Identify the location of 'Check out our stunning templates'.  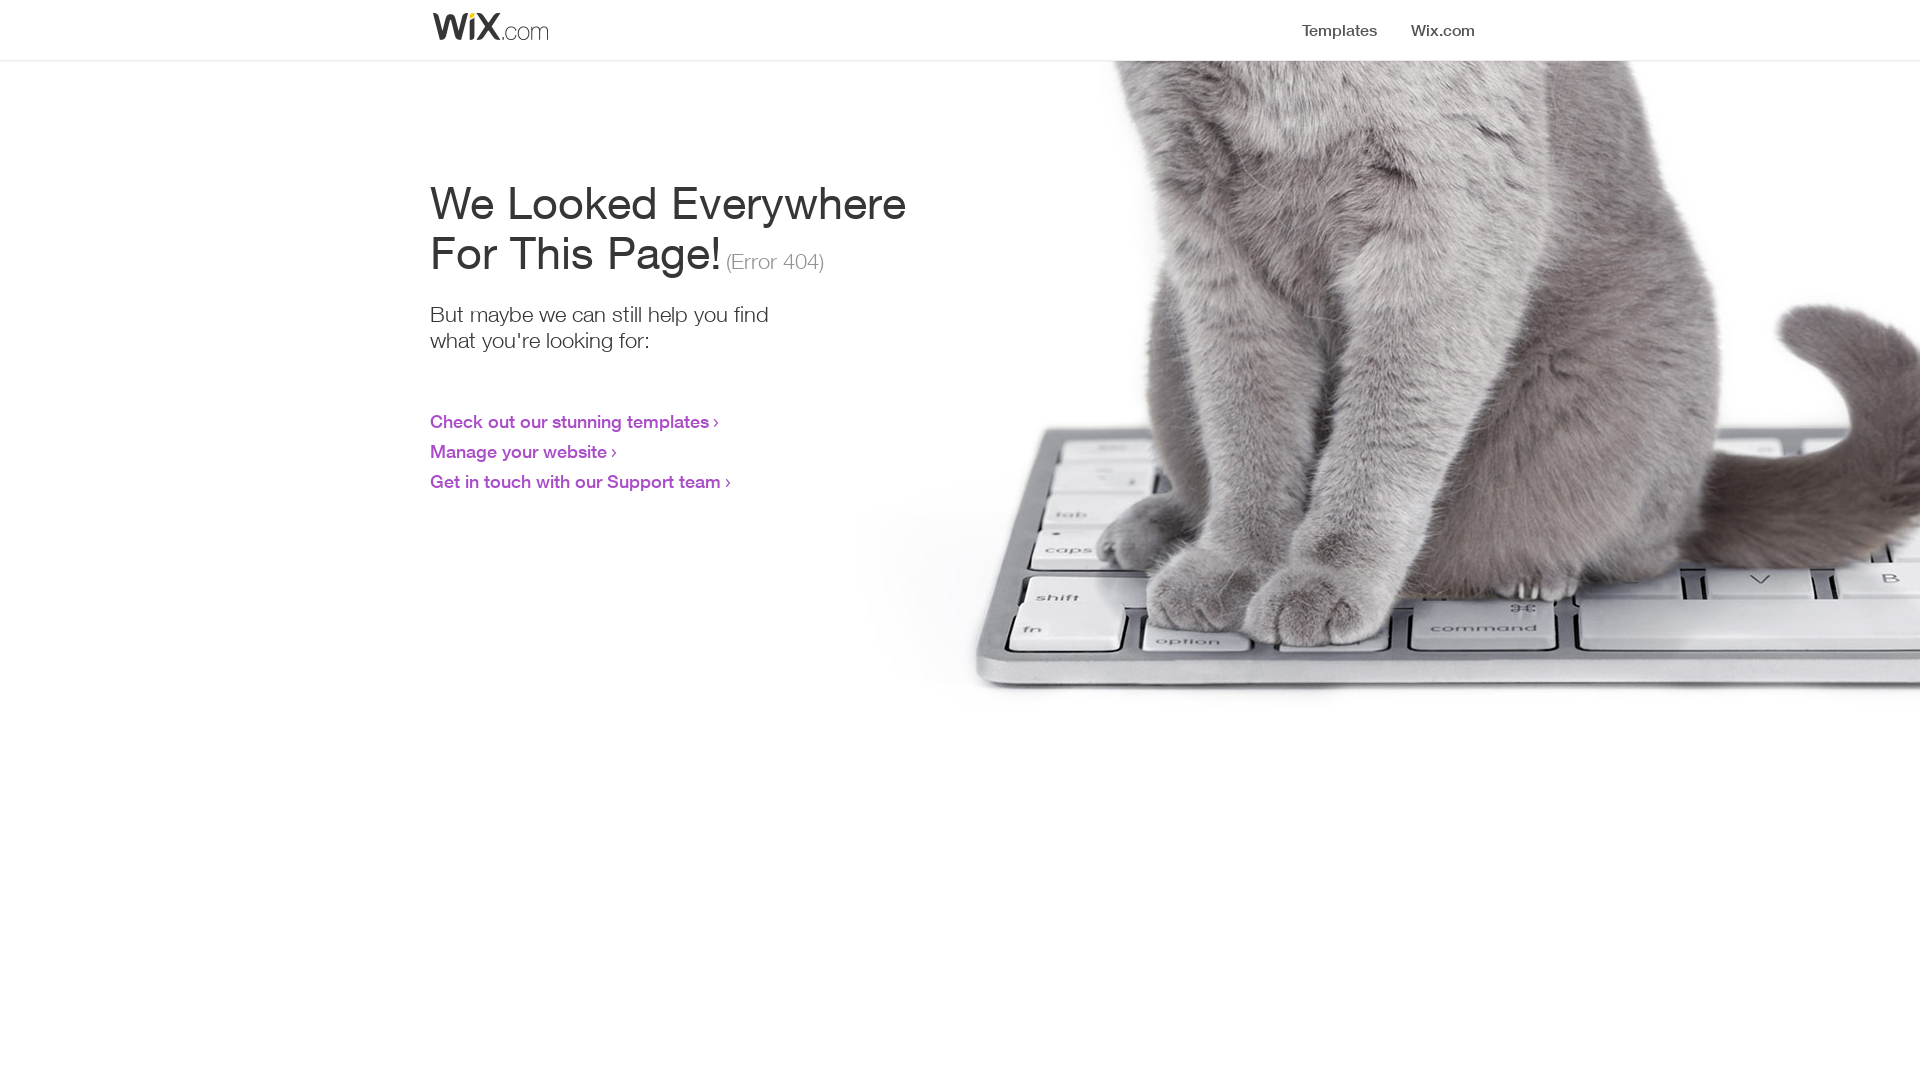
(568, 419).